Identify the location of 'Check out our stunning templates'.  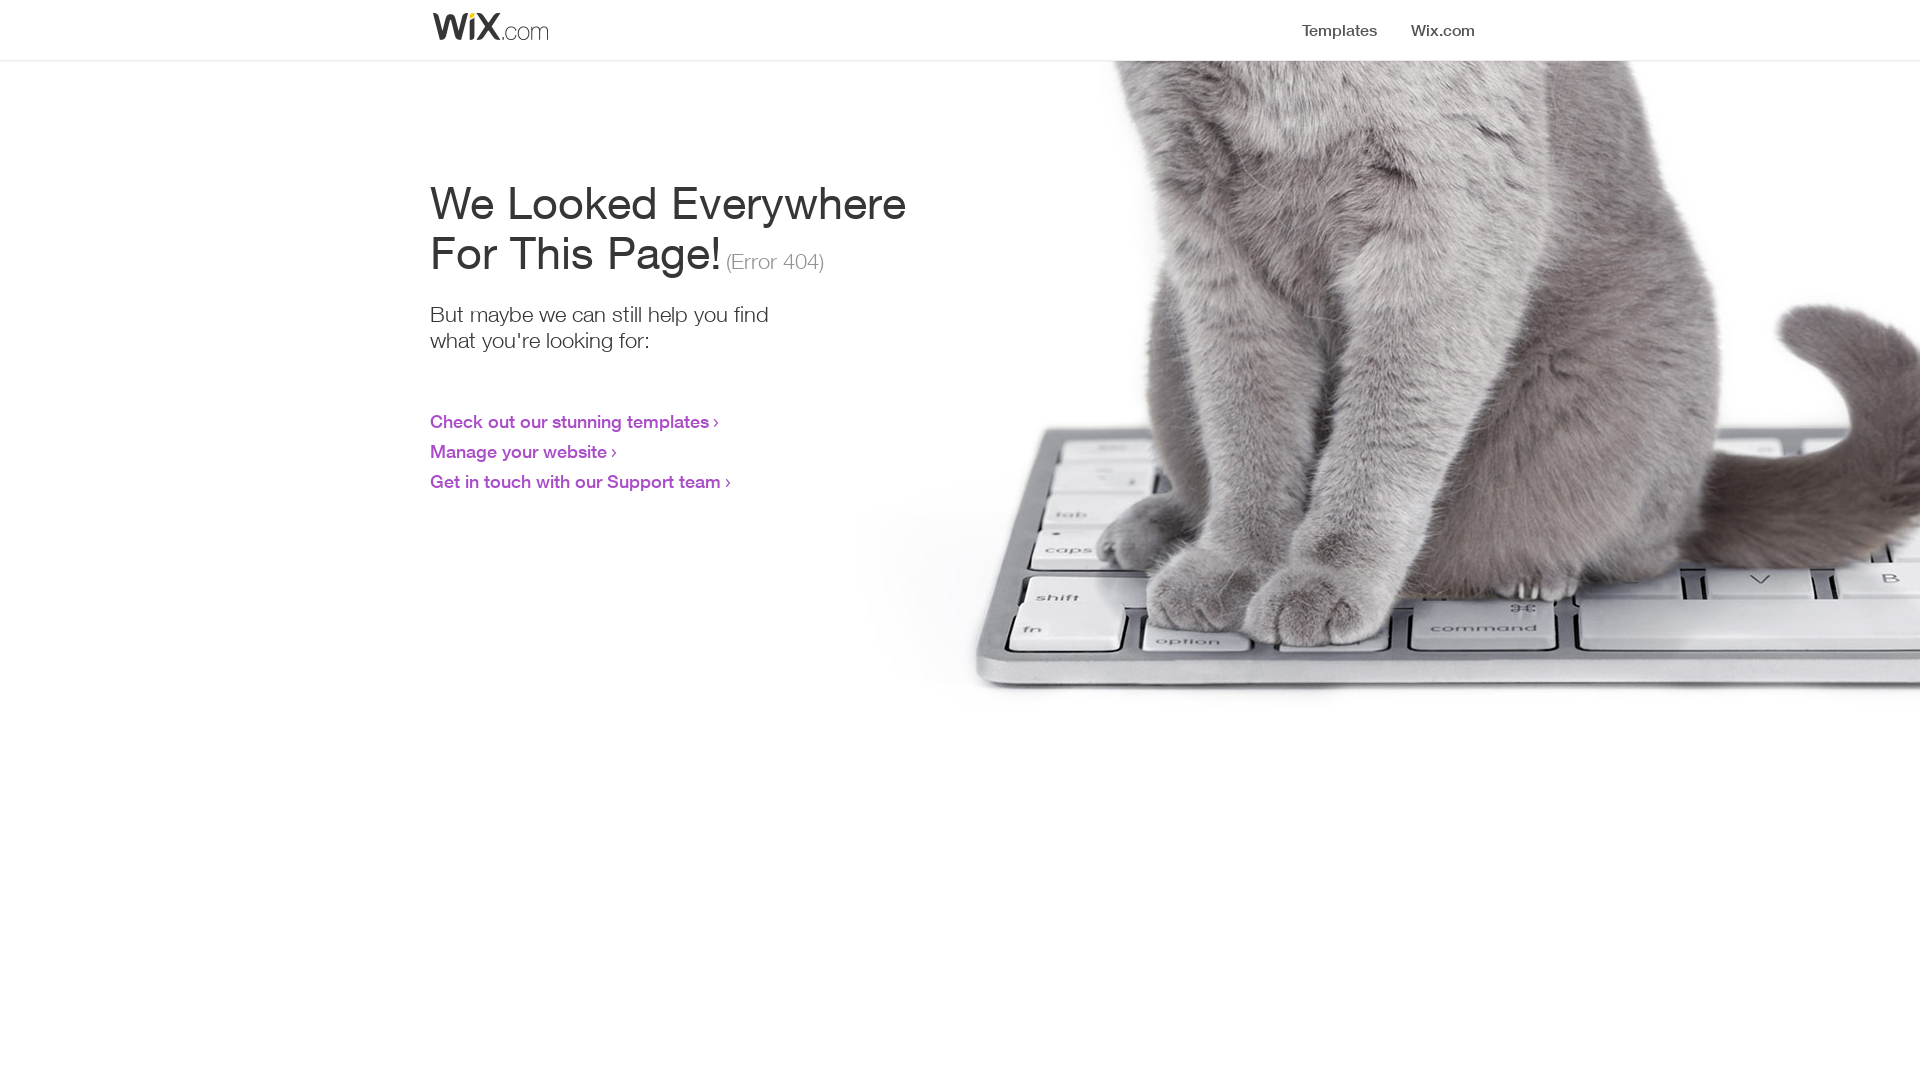
(568, 419).